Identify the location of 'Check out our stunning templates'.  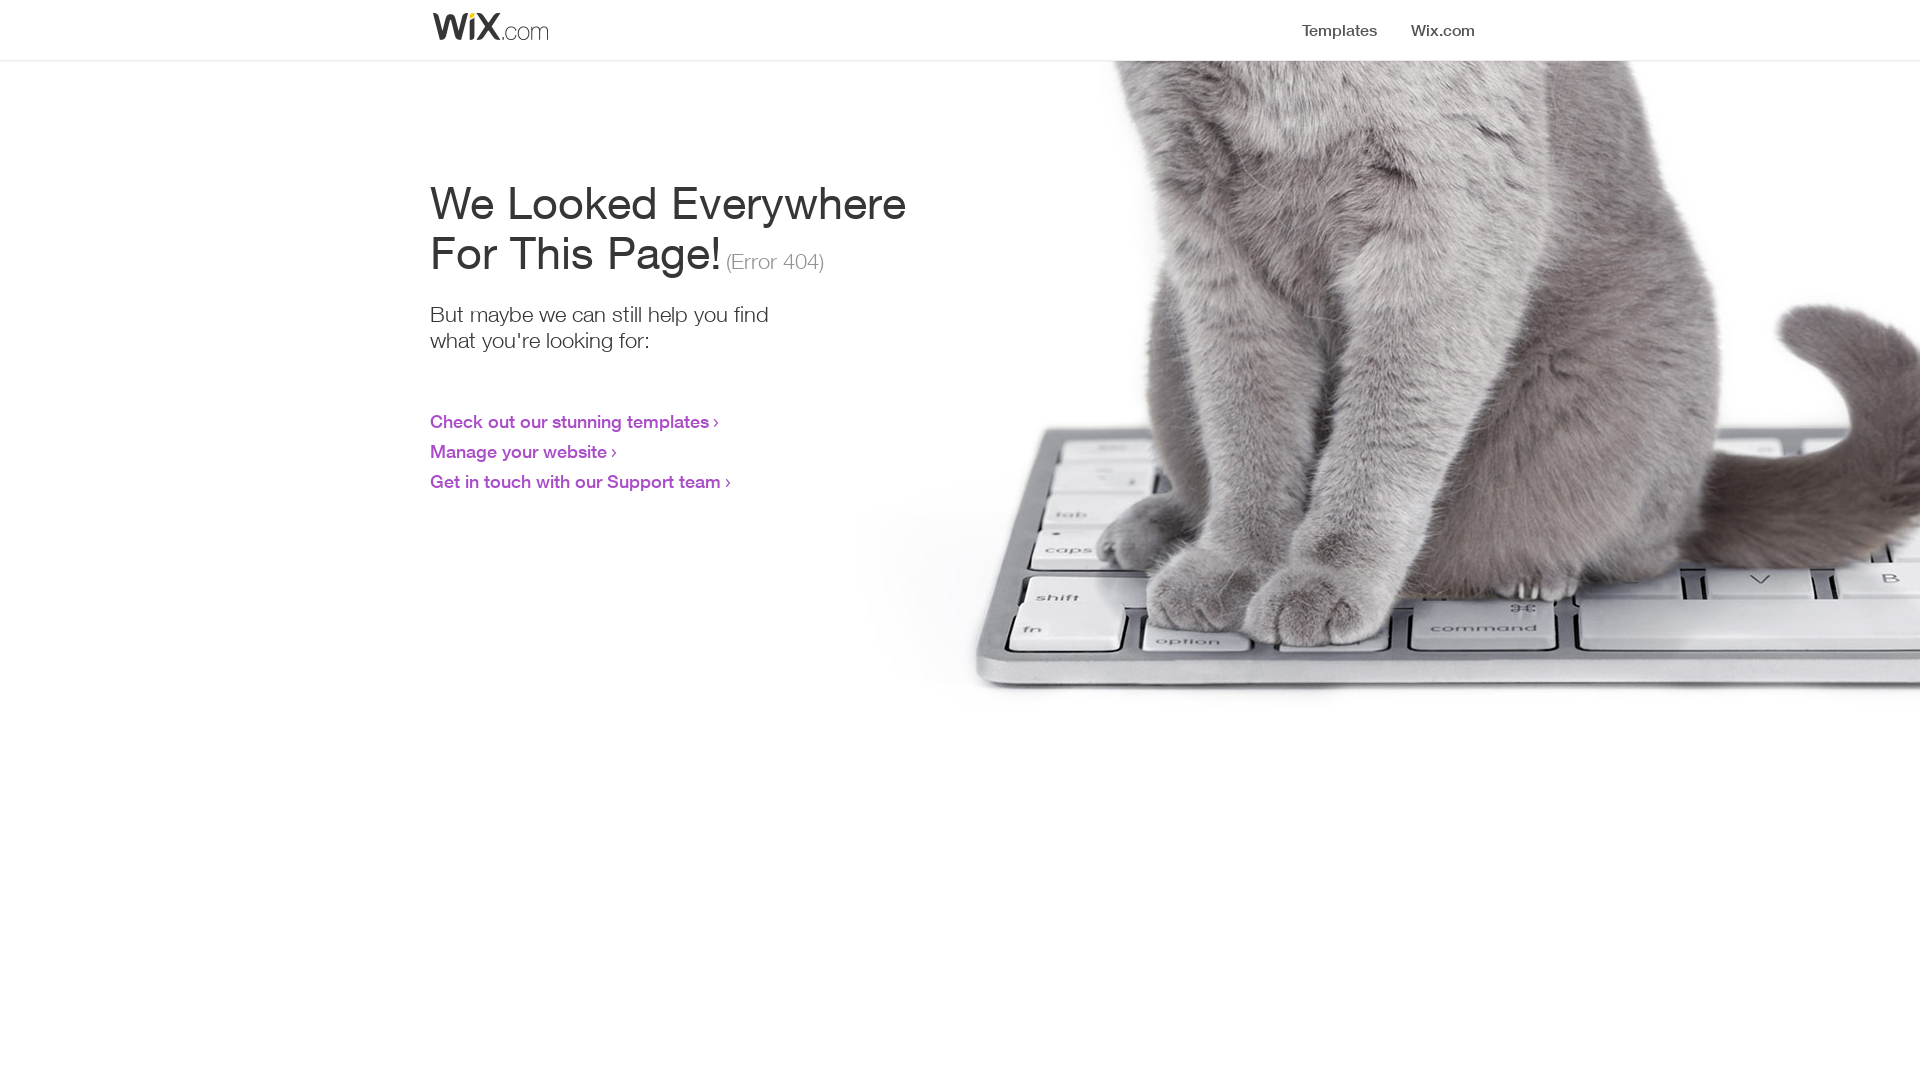
(568, 419).